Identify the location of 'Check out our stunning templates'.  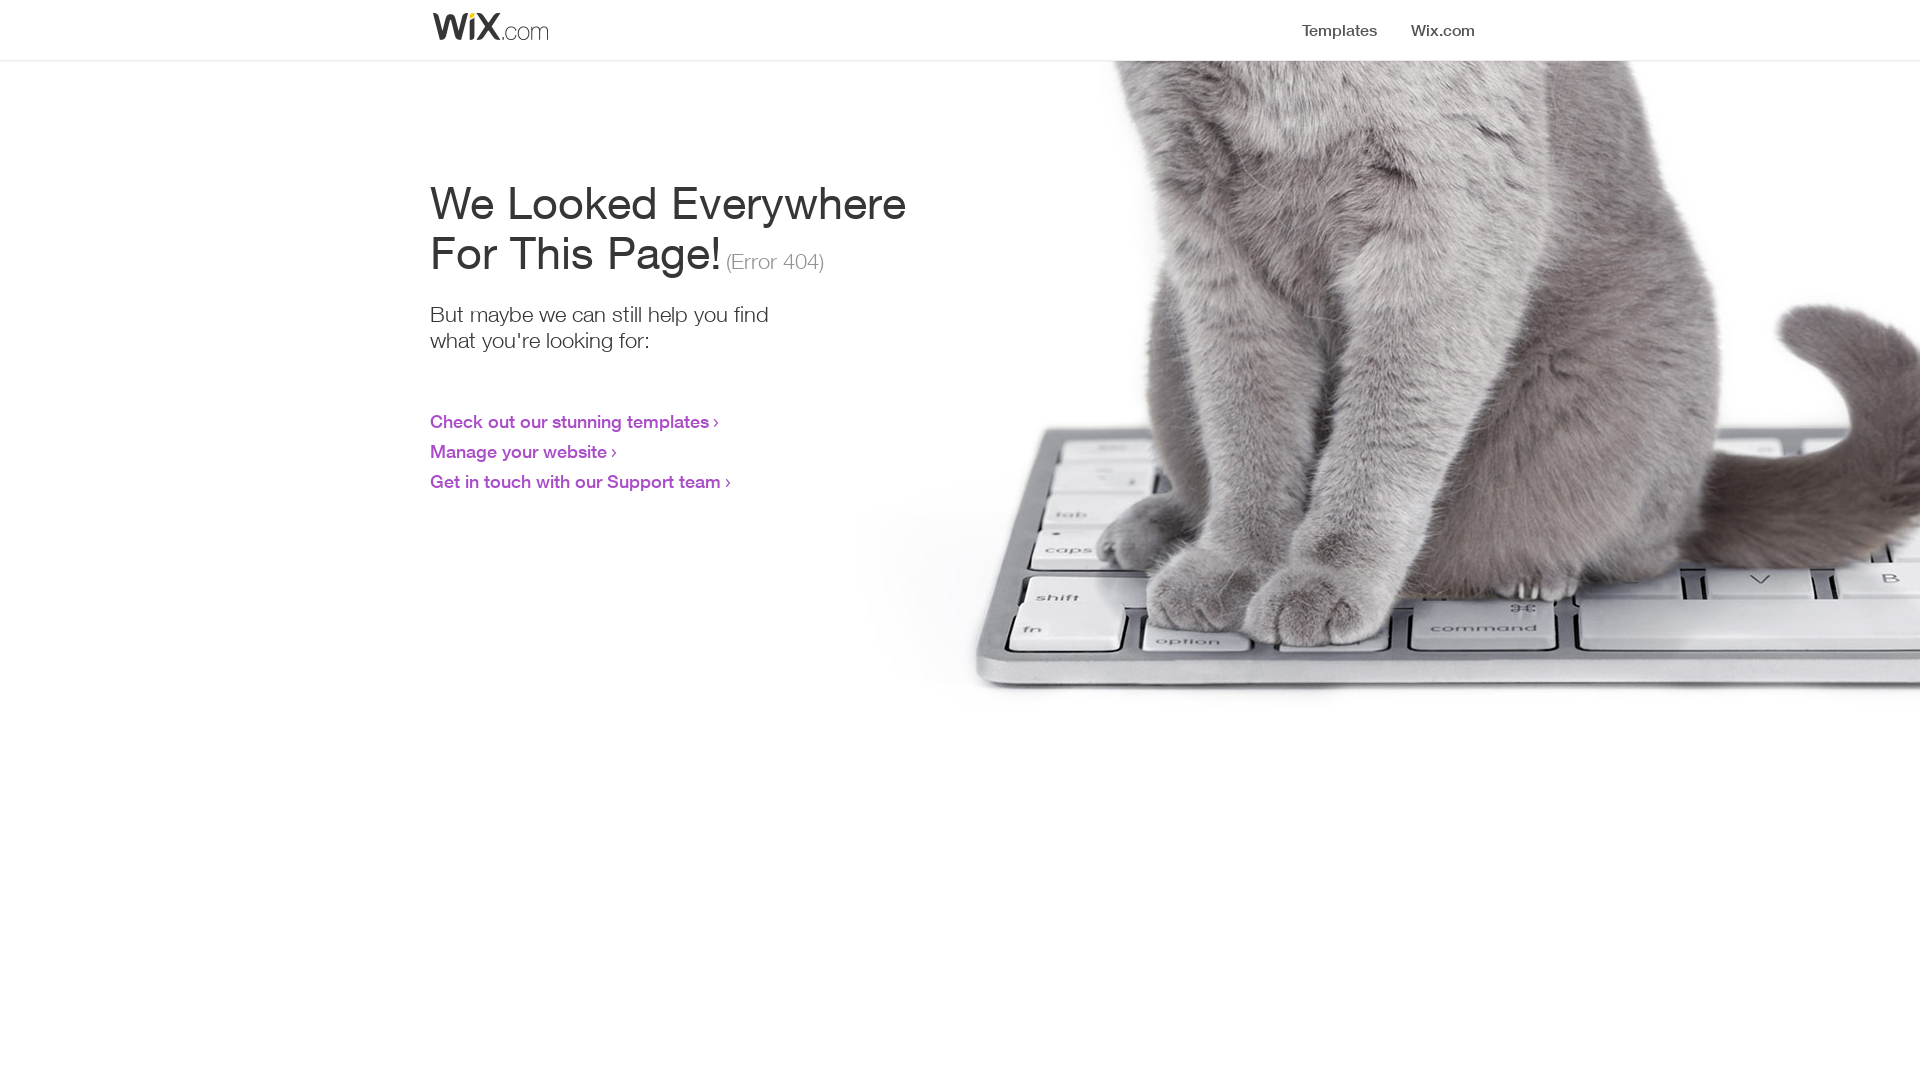
(568, 419).